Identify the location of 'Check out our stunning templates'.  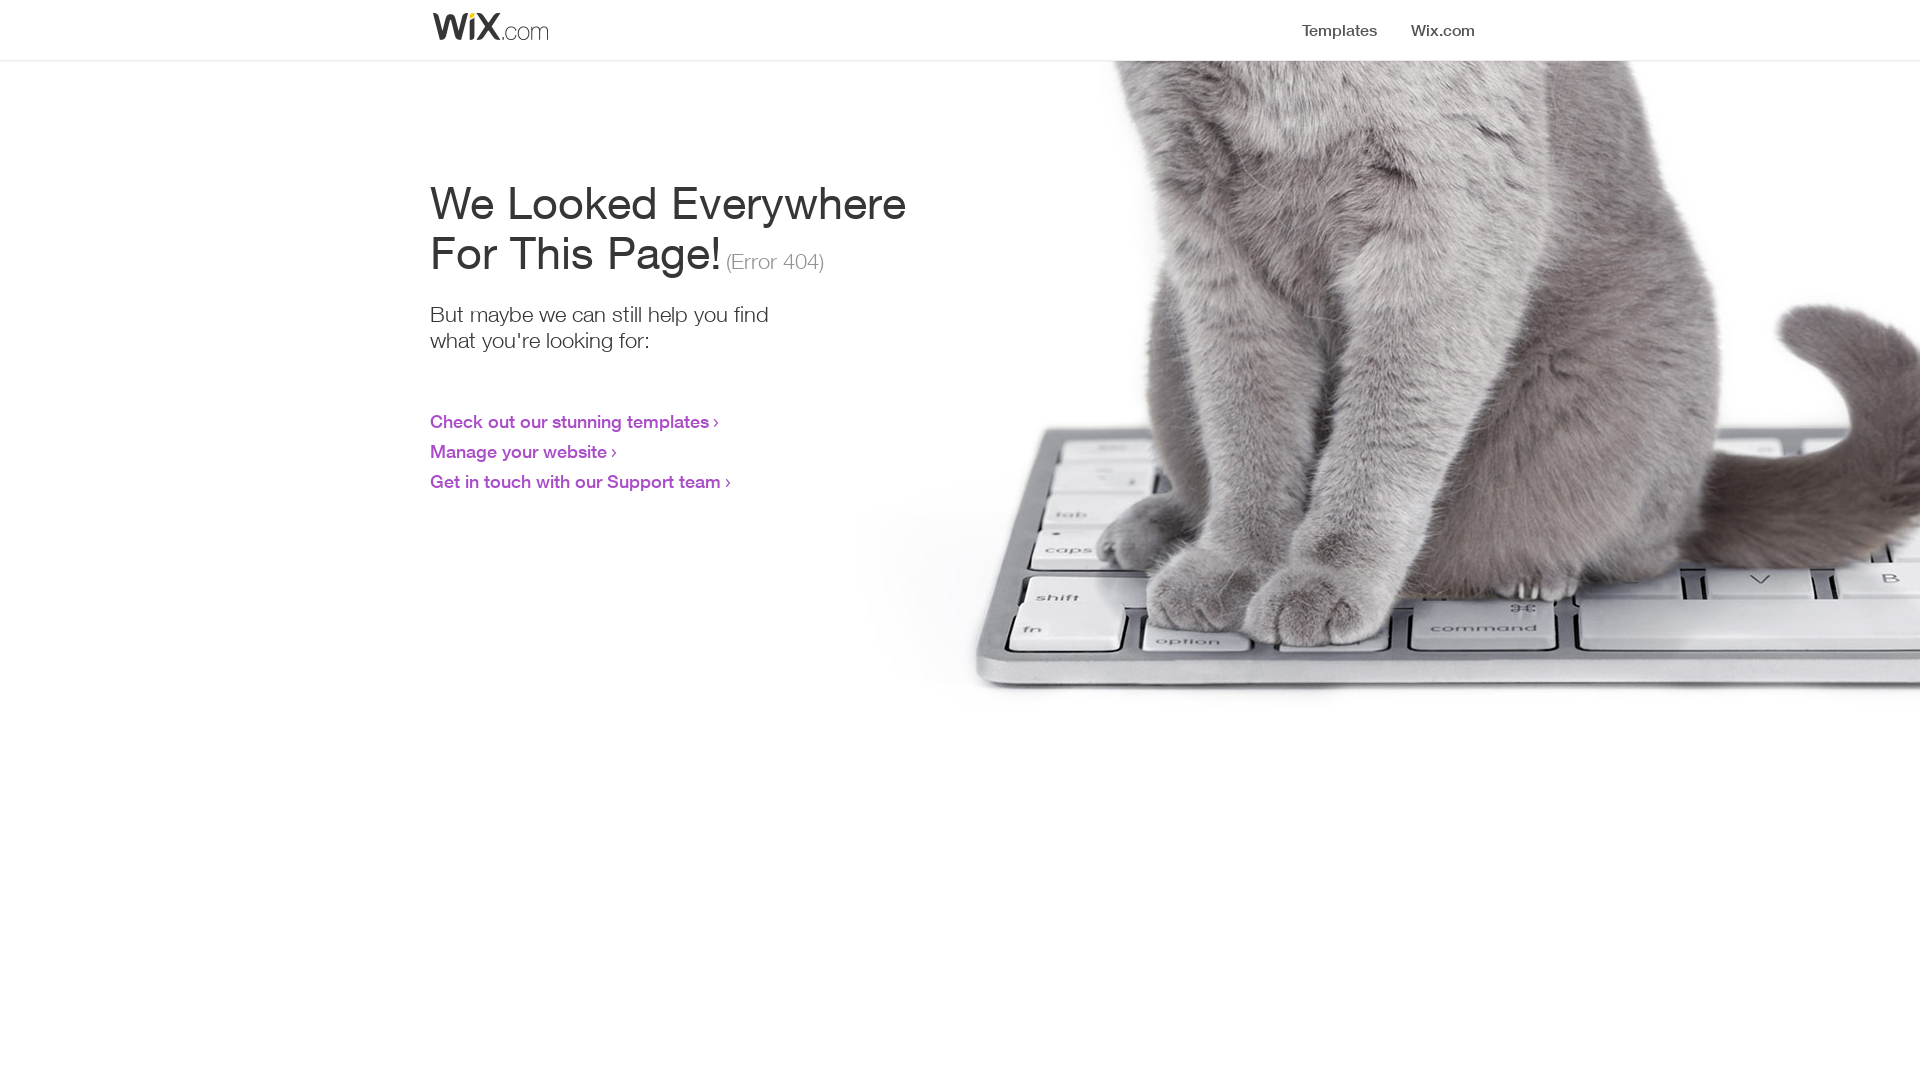
(568, 419).